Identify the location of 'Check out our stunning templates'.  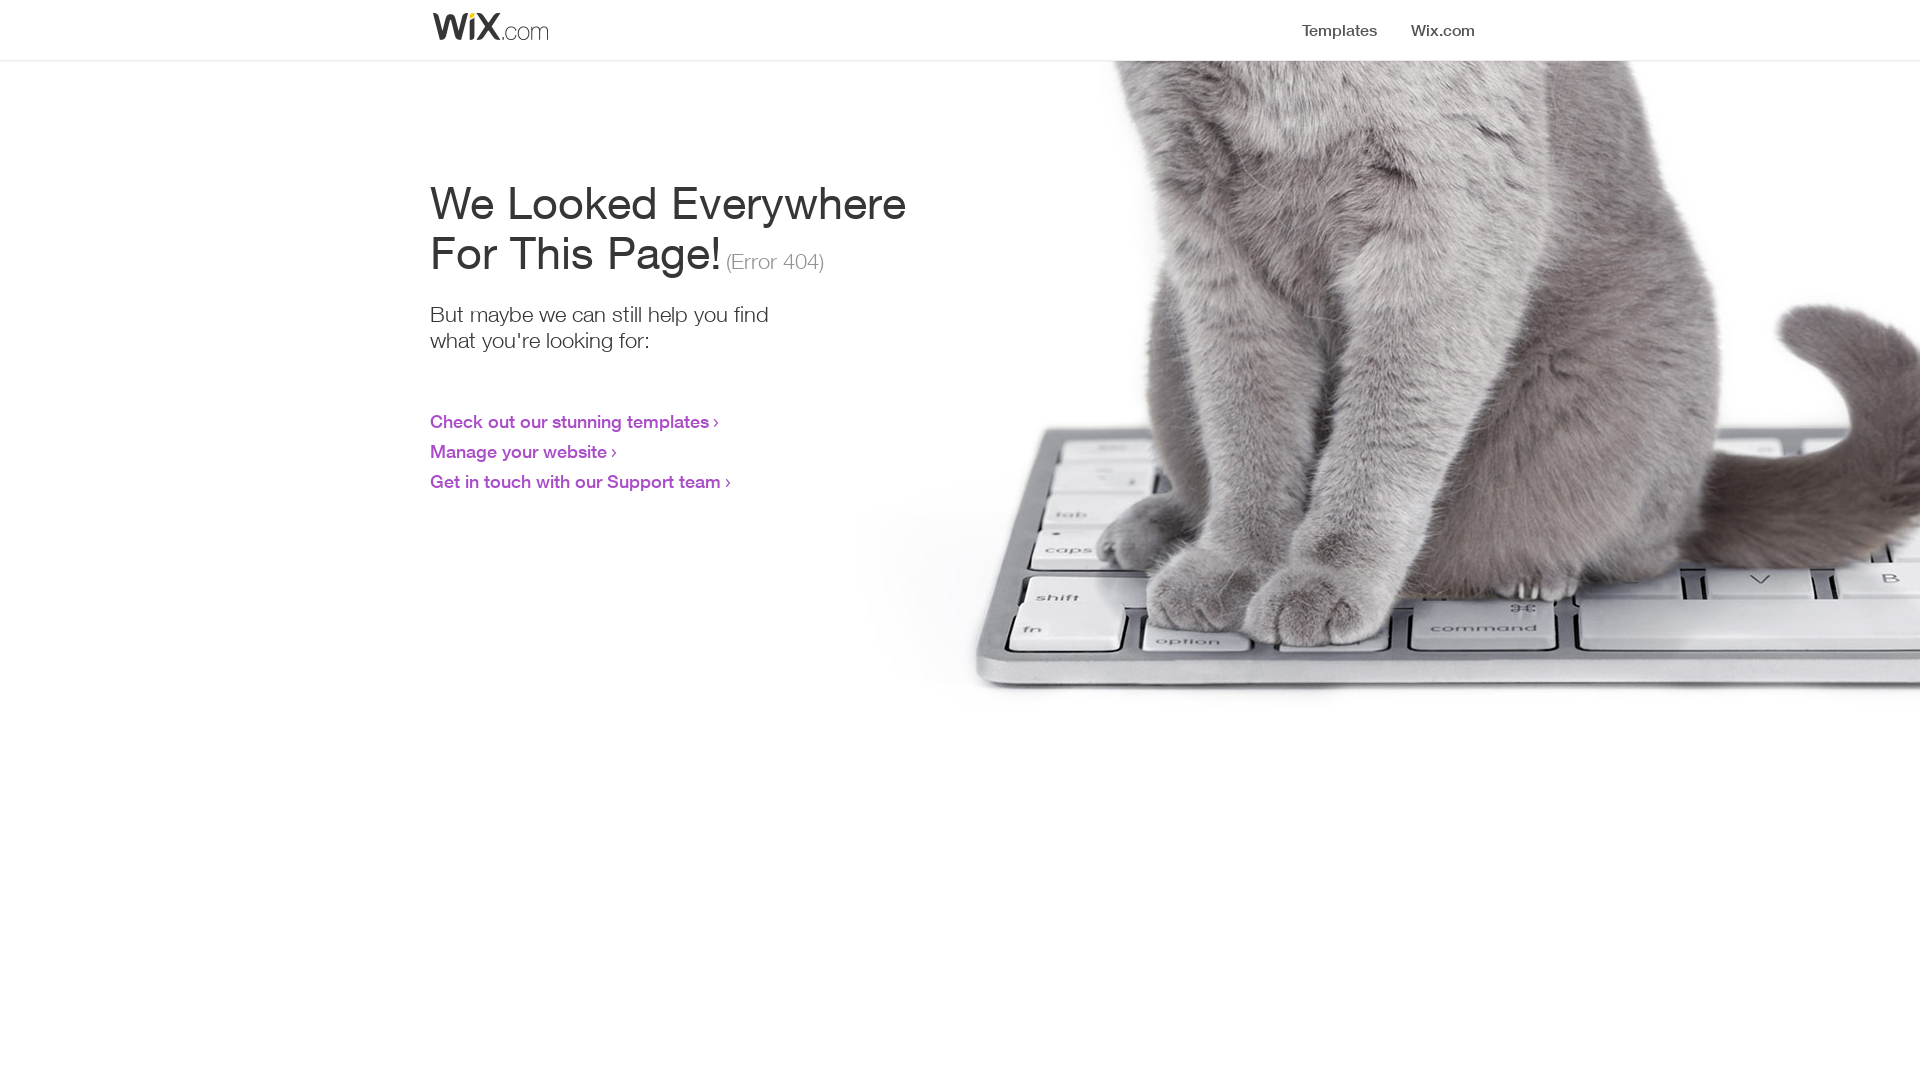
(568, 419).